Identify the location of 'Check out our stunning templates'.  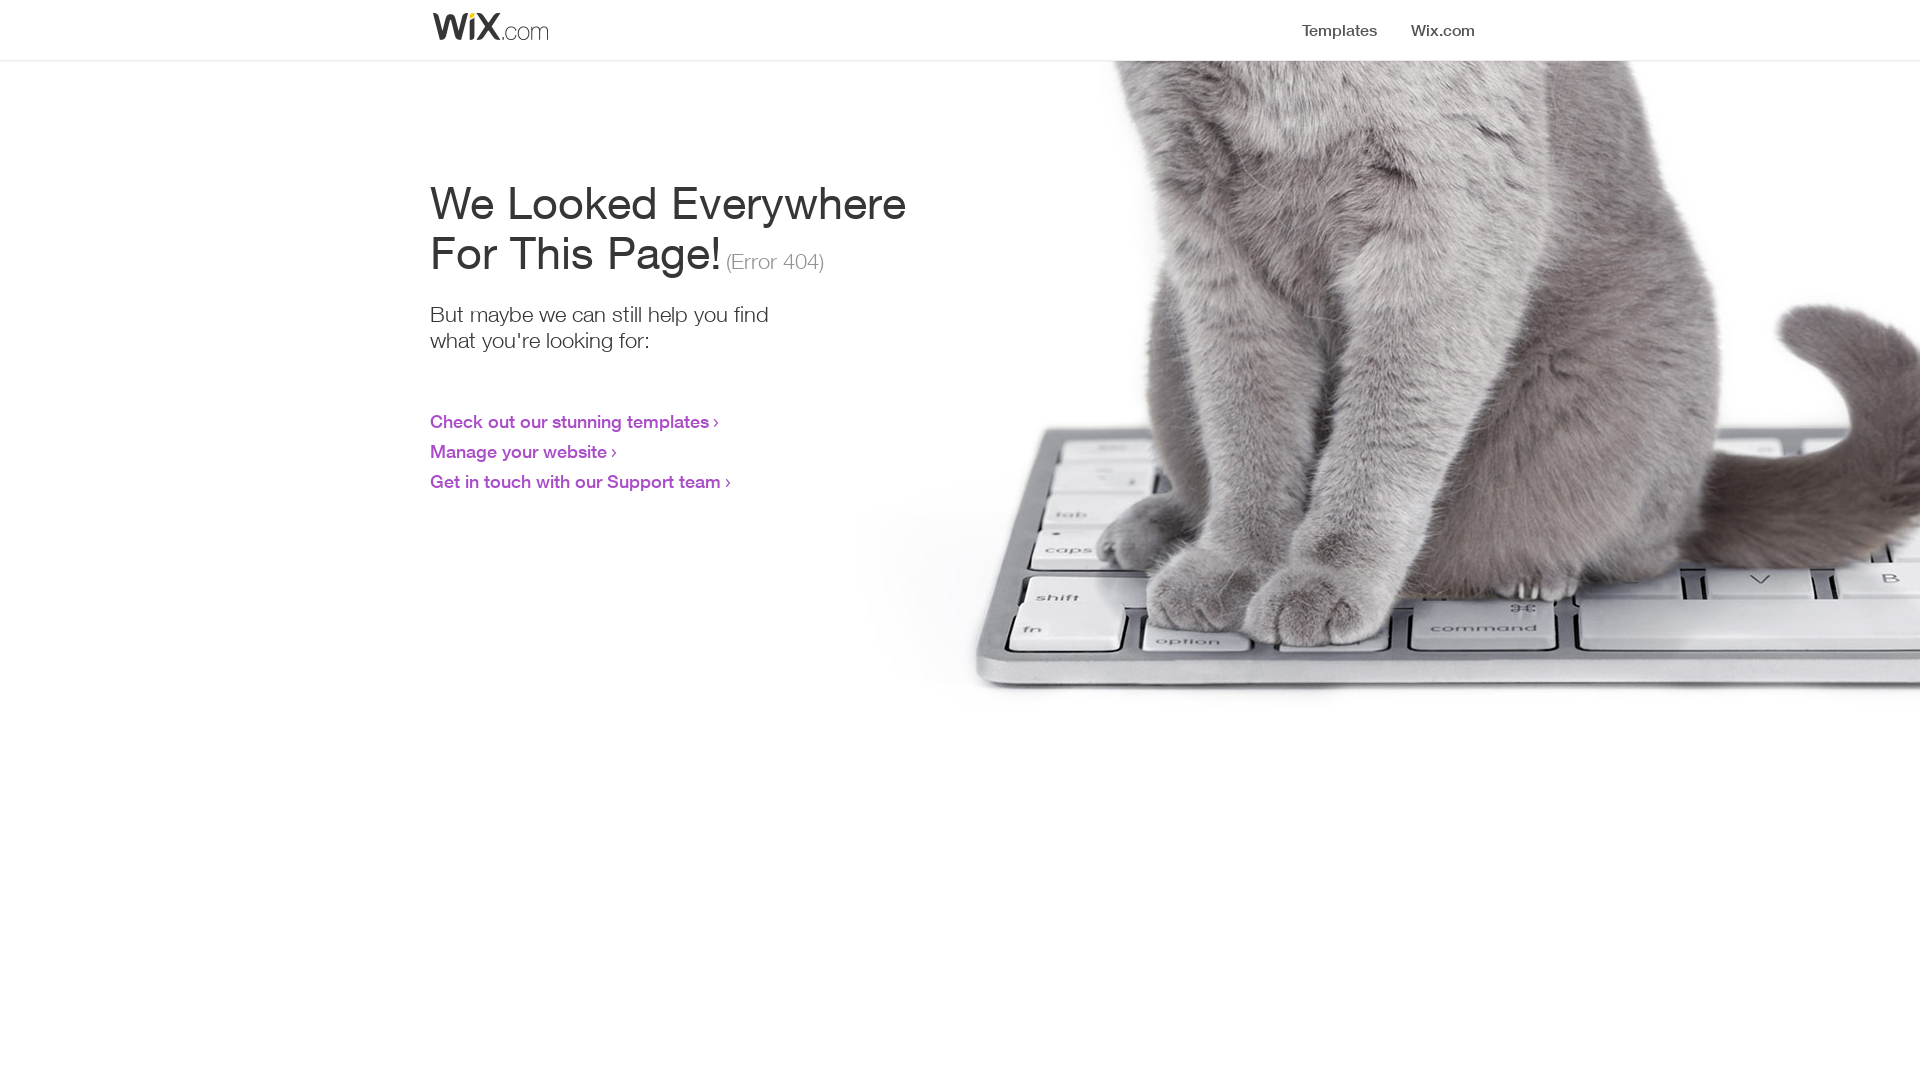
(568, 419).